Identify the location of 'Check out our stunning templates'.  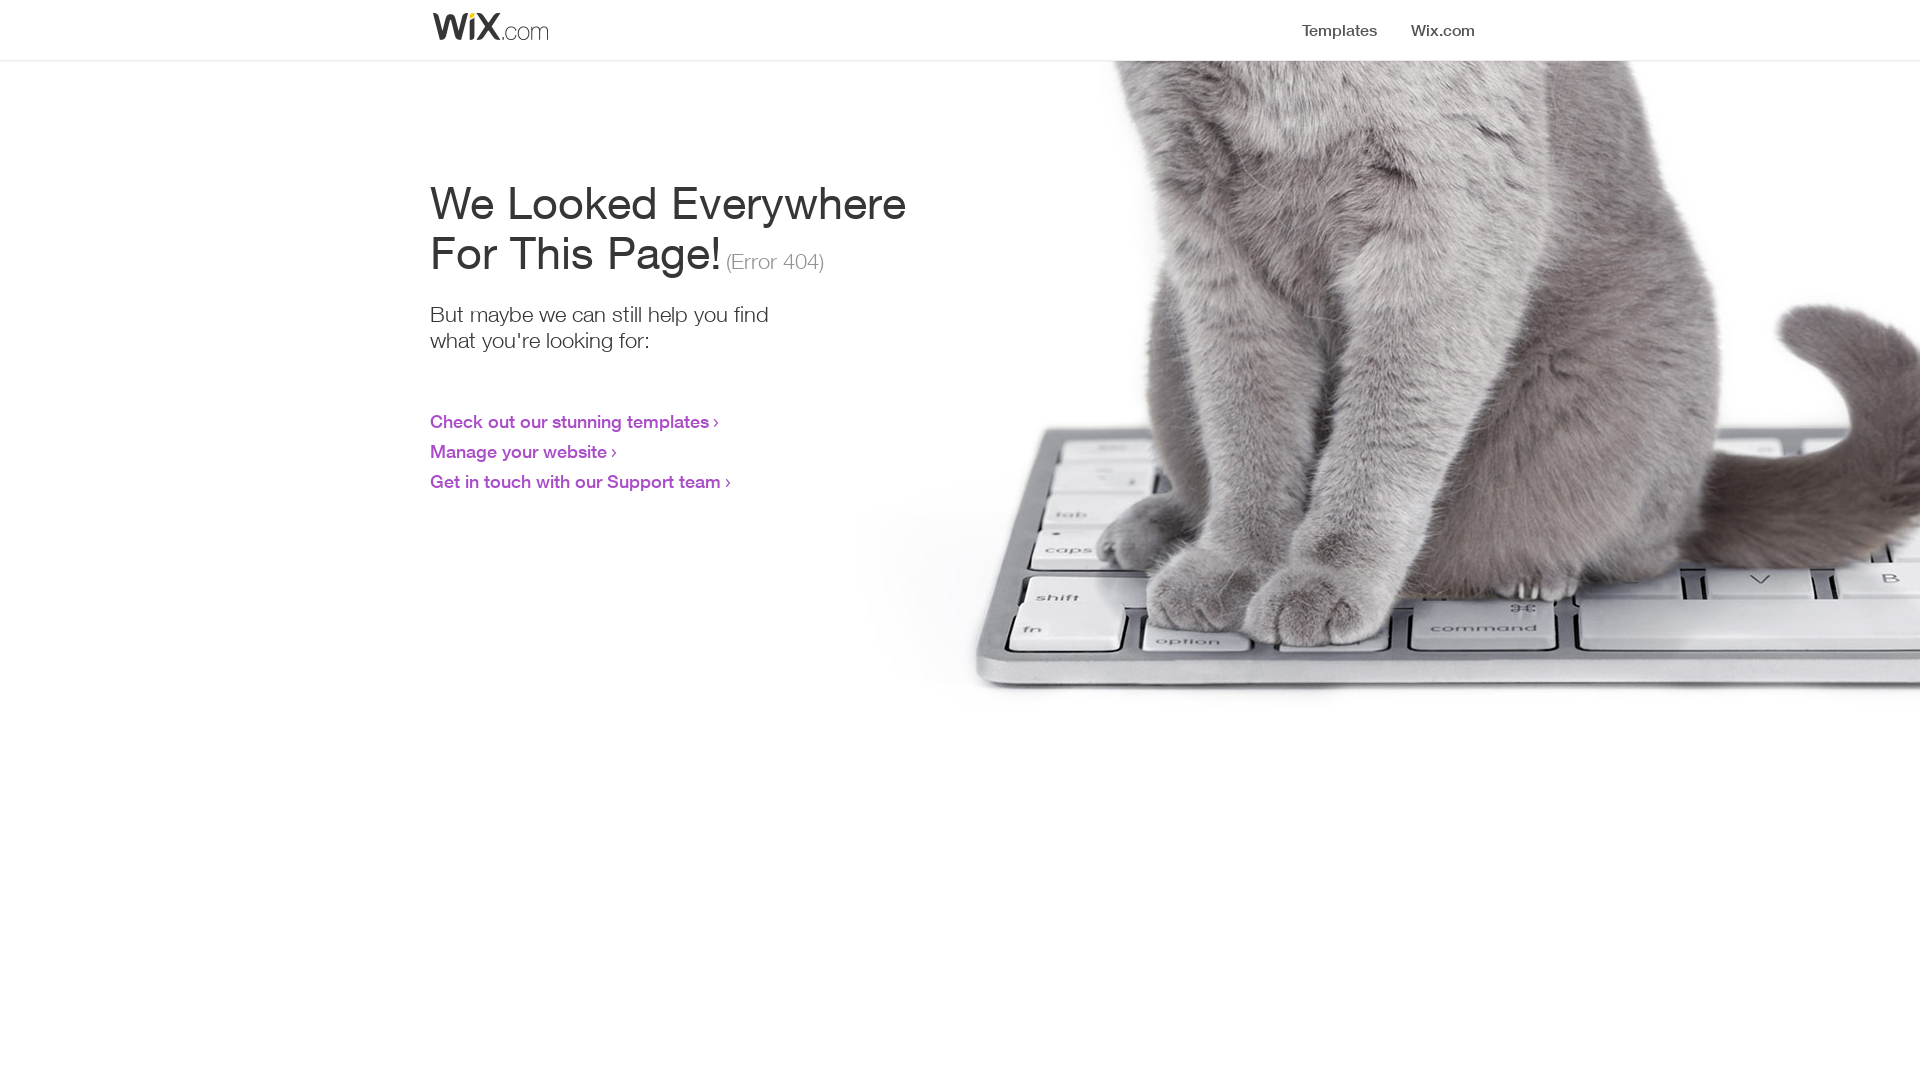
(568, 419).